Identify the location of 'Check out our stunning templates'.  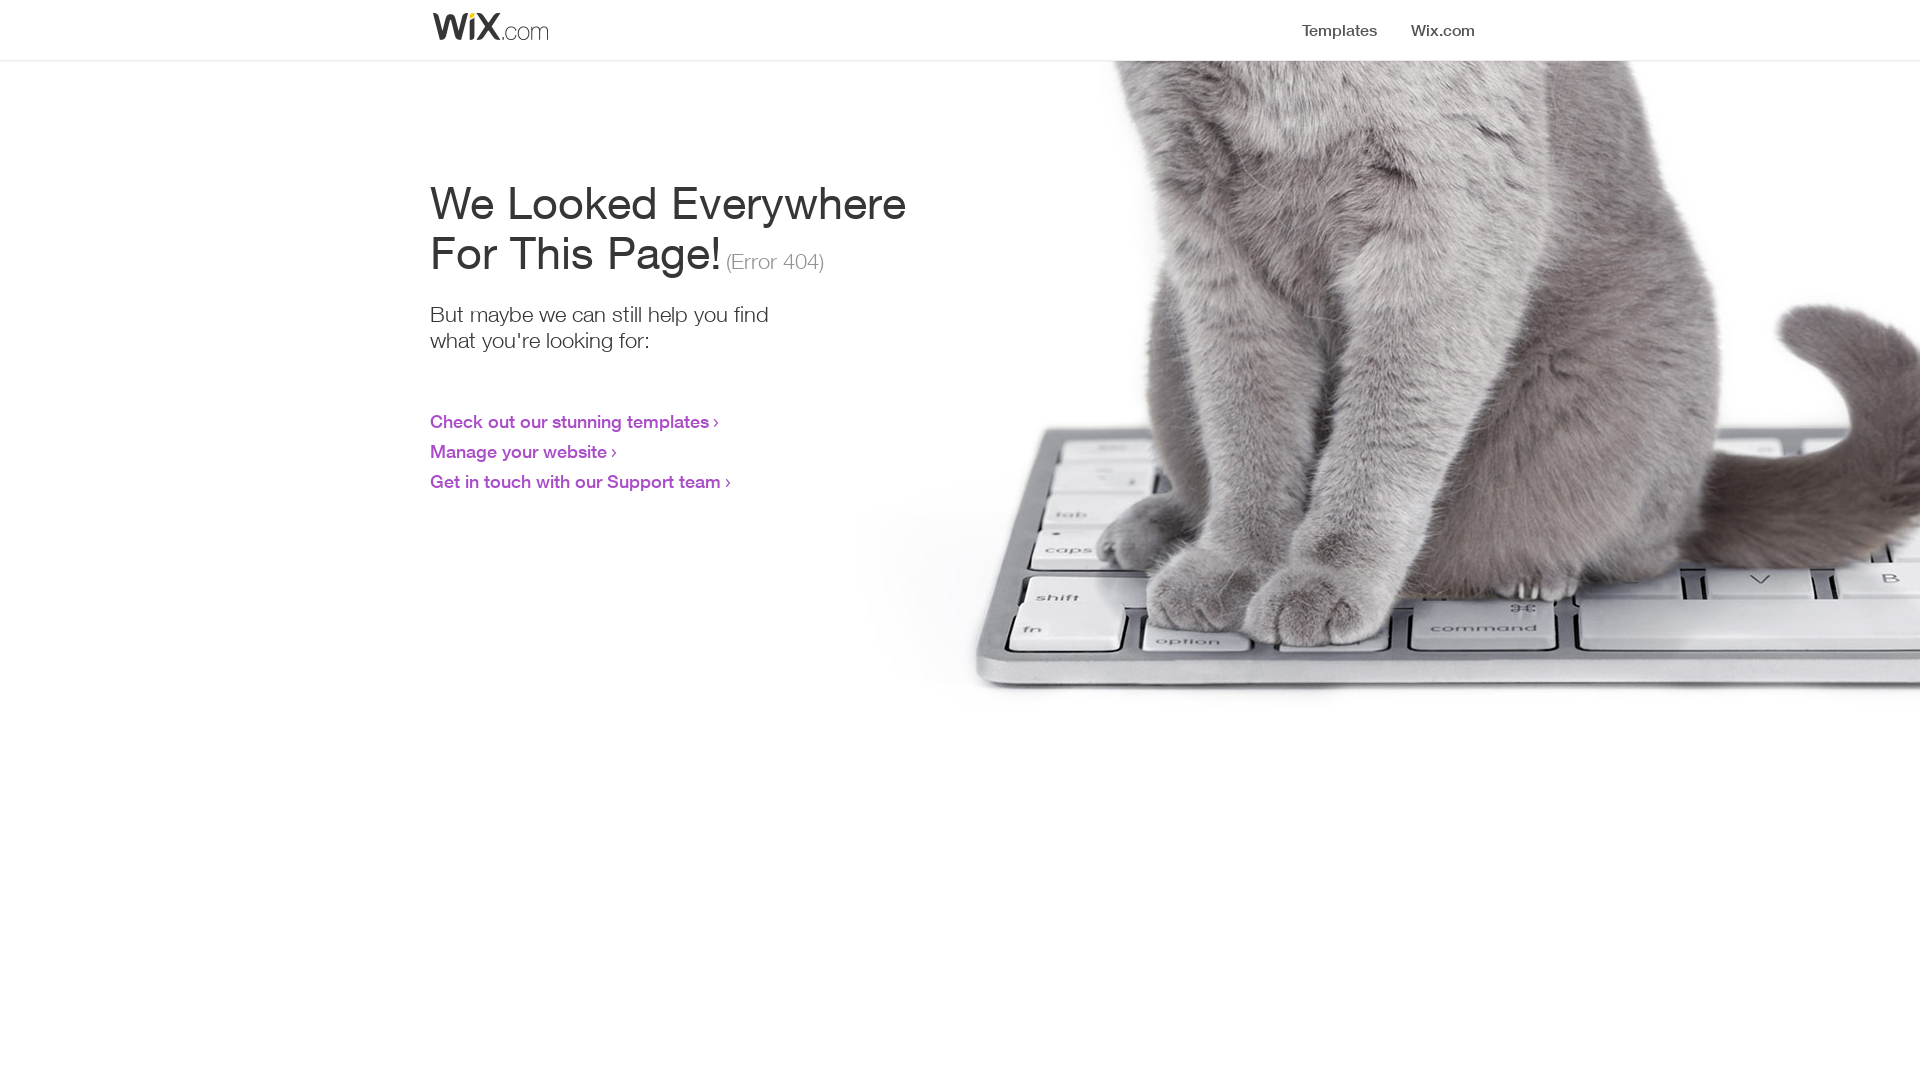
(568, 419).